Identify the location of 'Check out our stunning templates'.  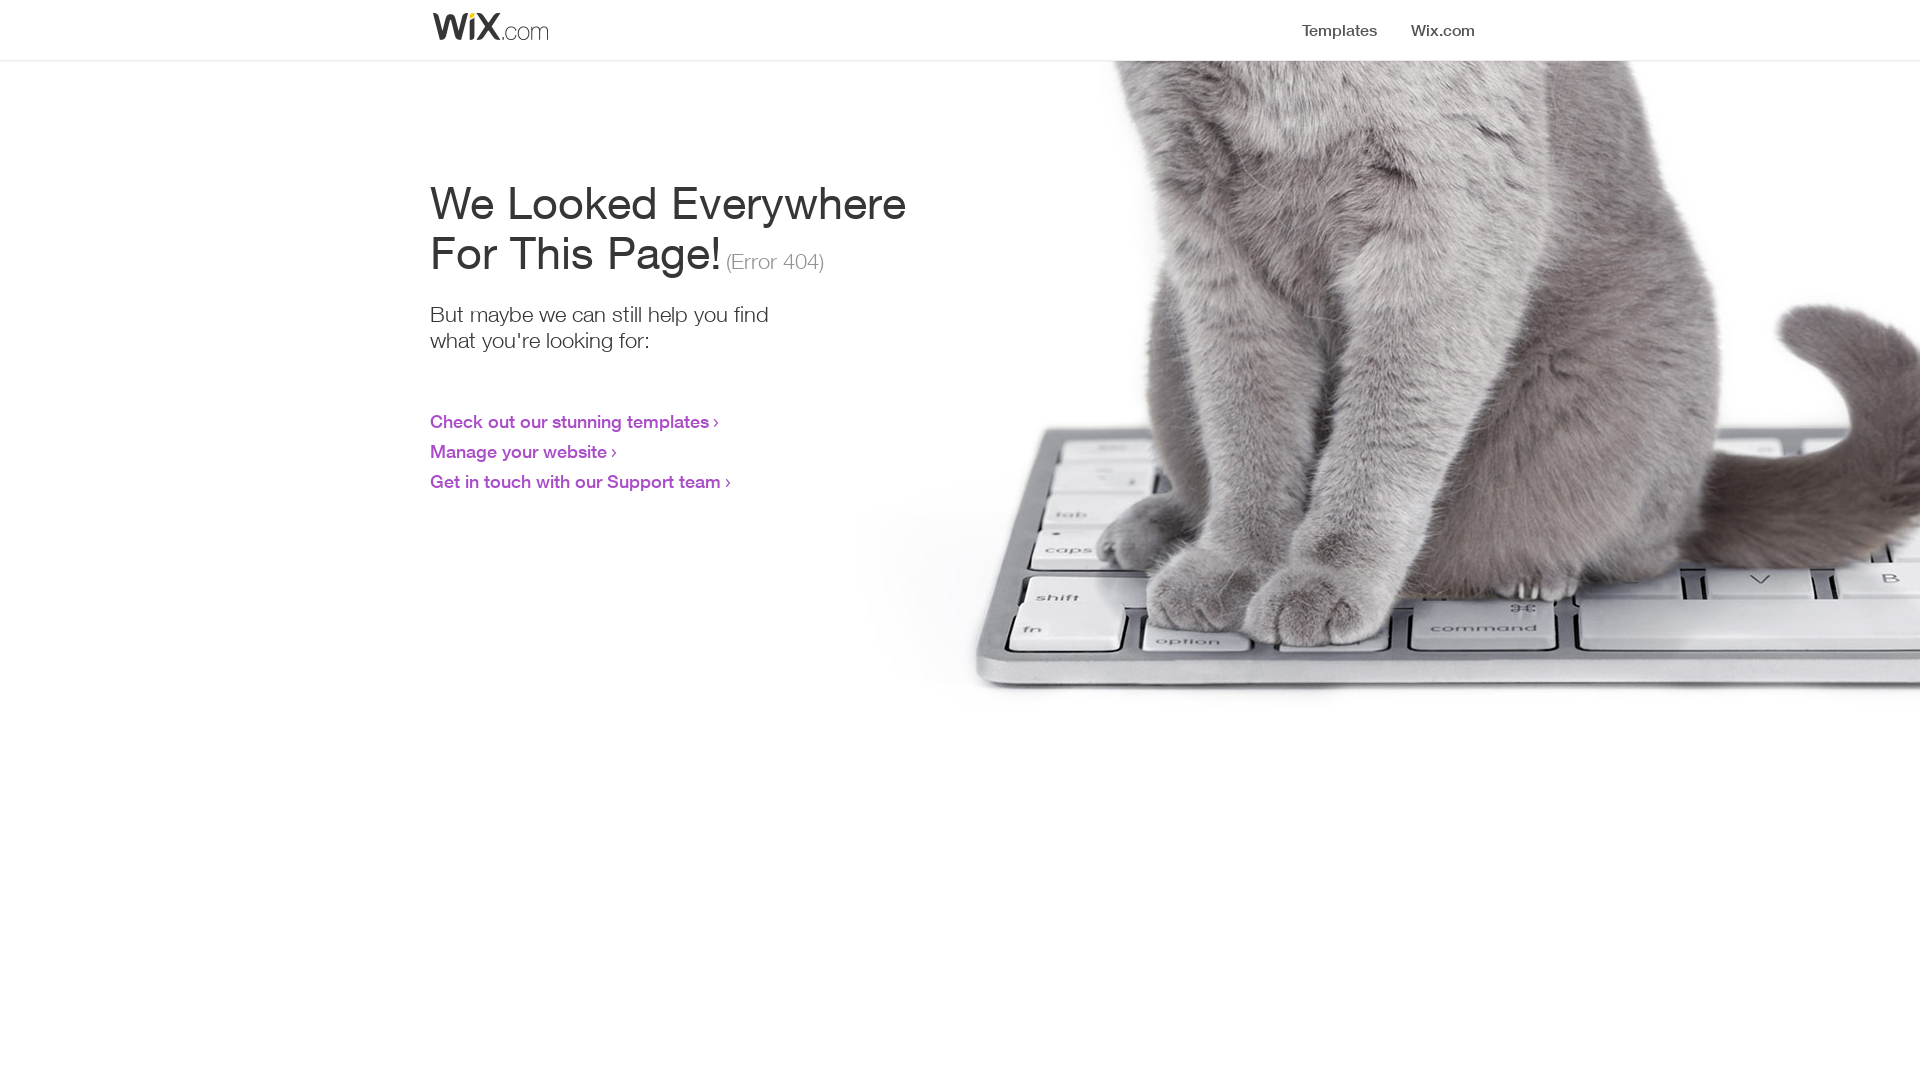
(568, 419).